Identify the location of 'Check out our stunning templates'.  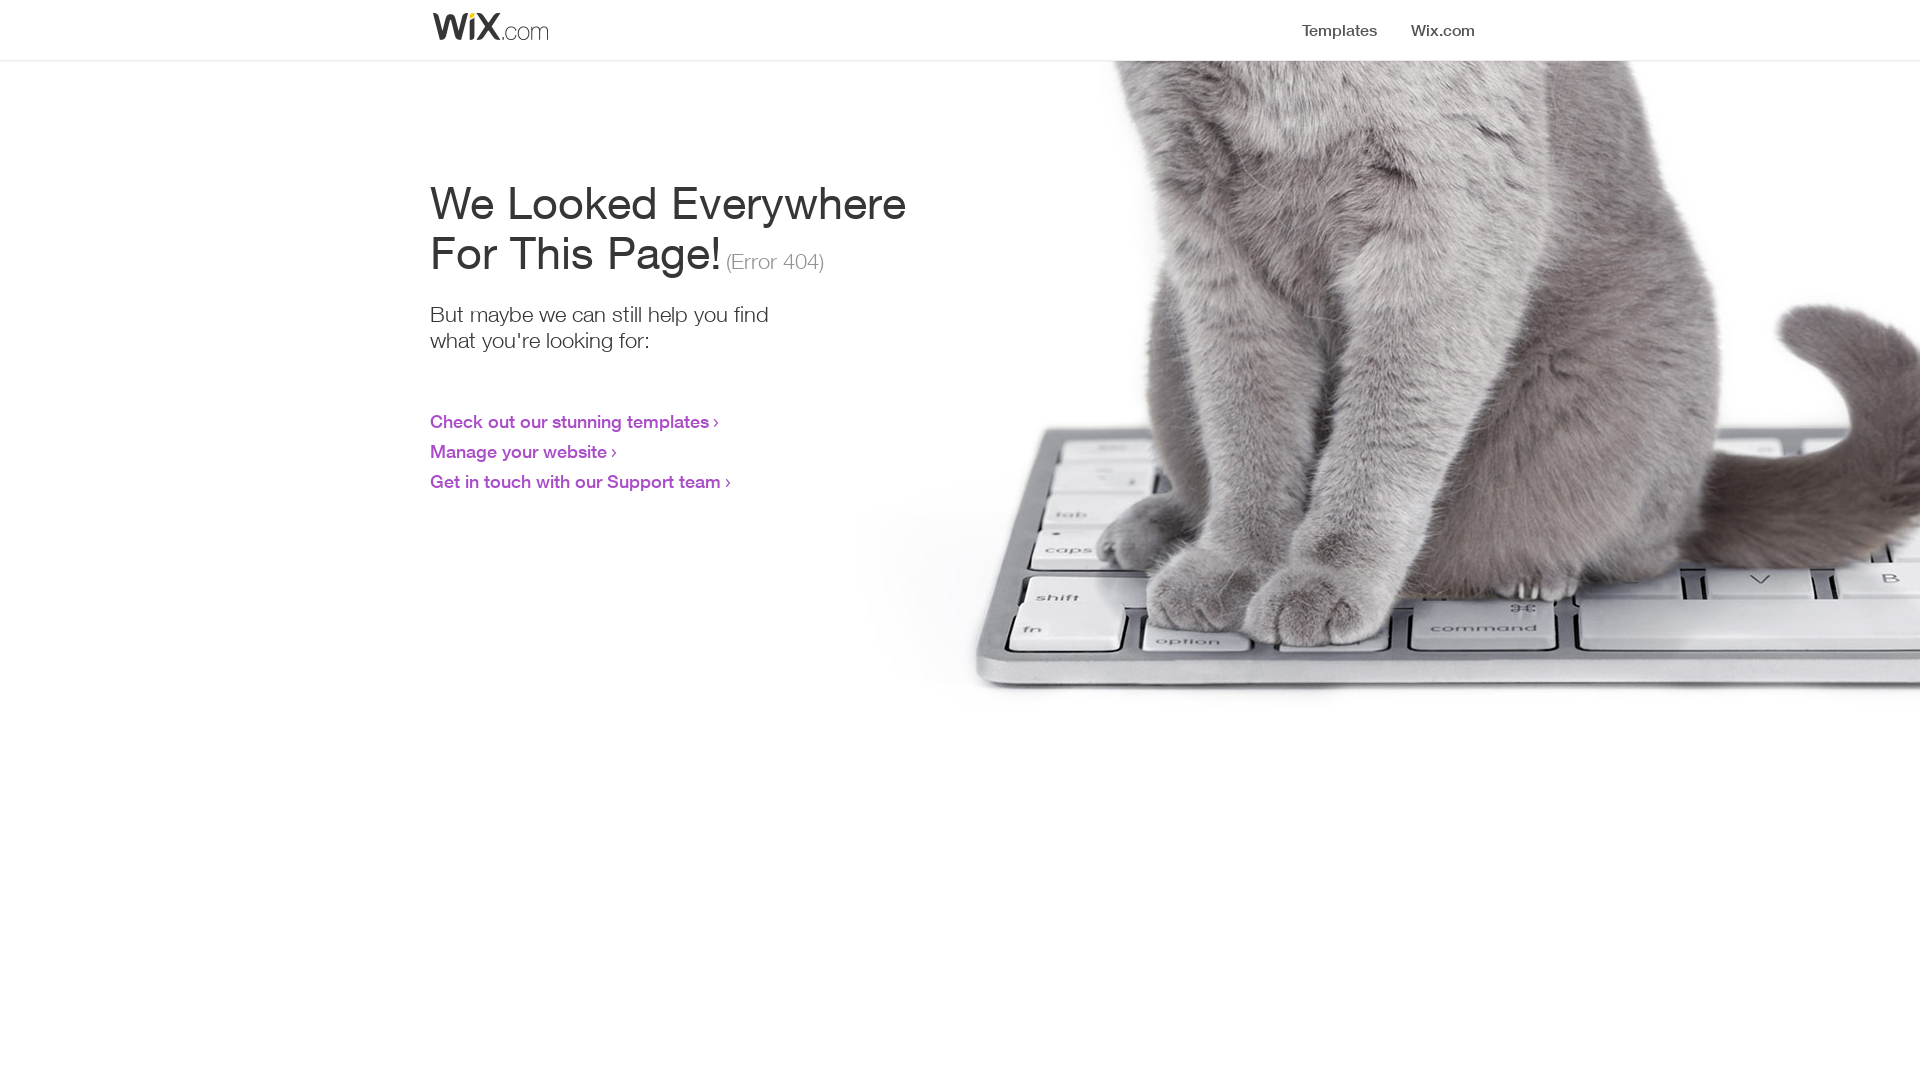
(568, 419).